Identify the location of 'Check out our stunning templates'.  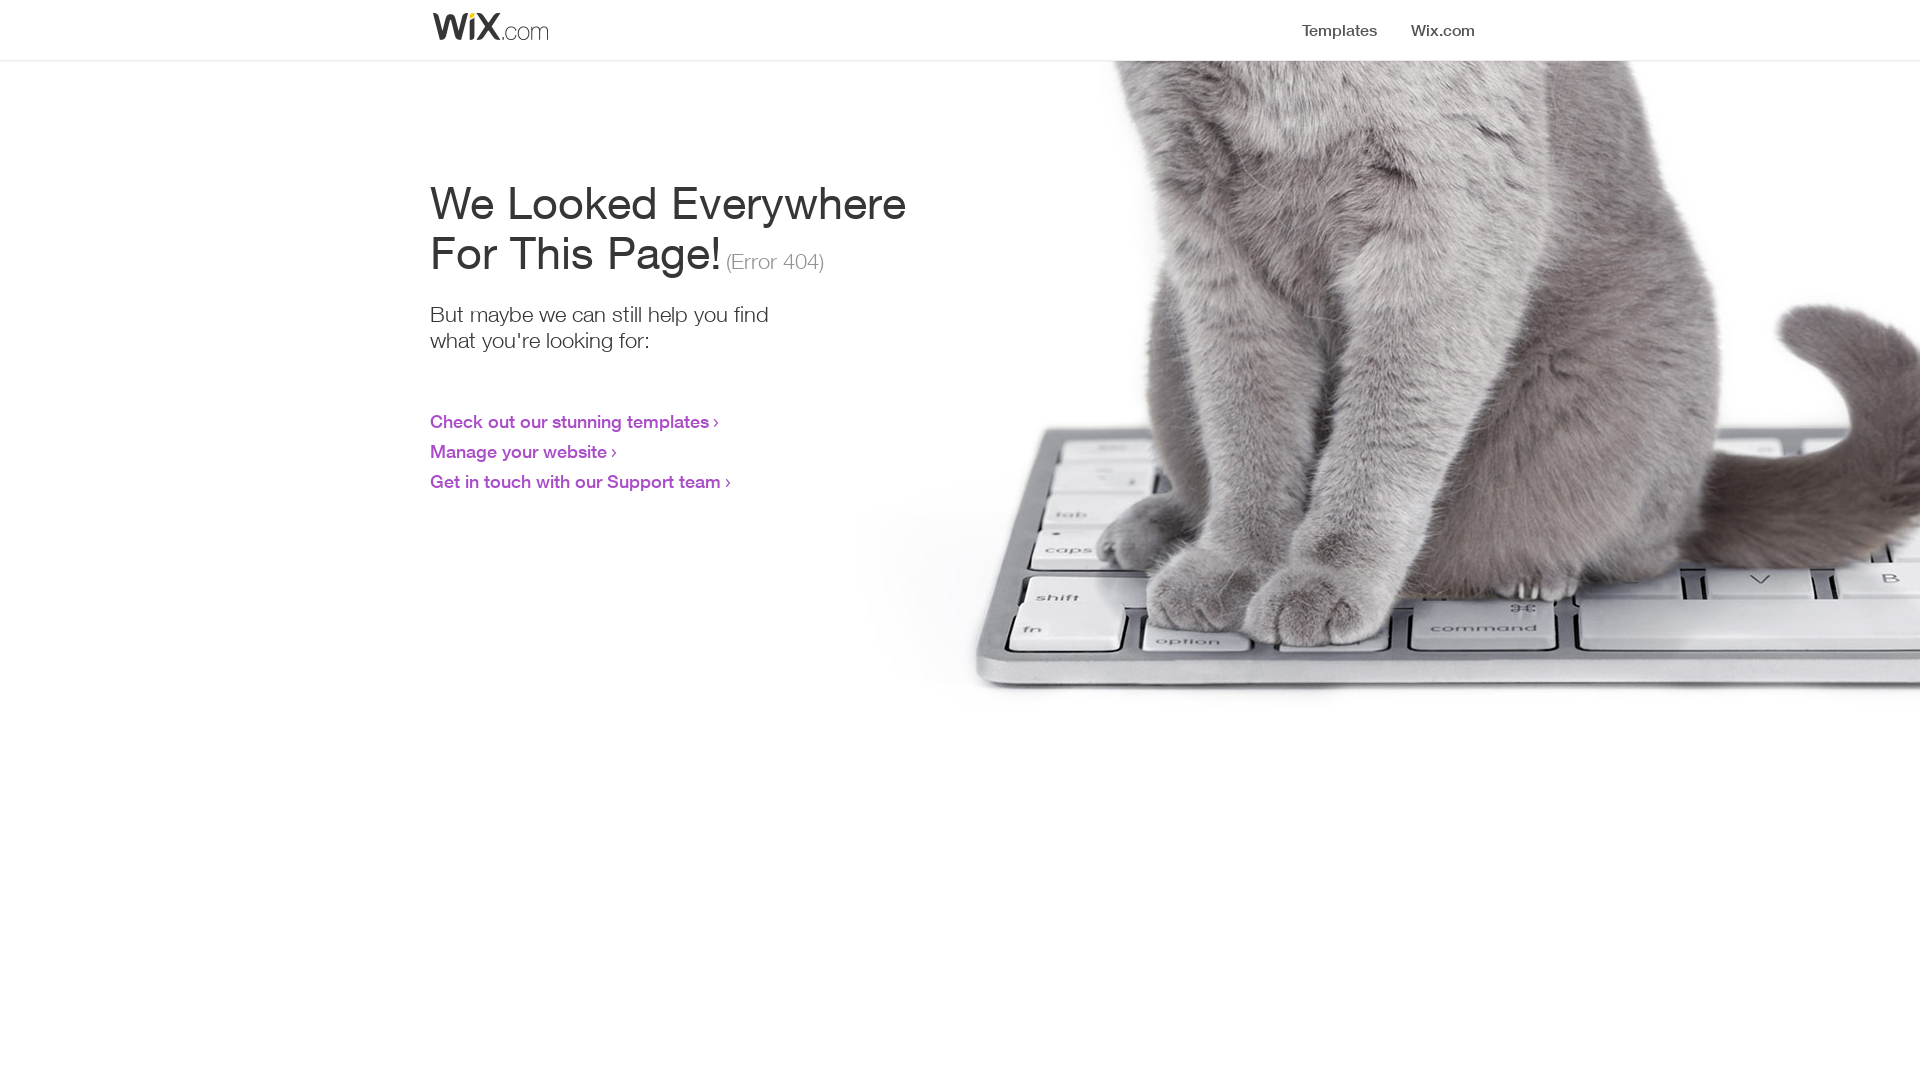
(568, 419).